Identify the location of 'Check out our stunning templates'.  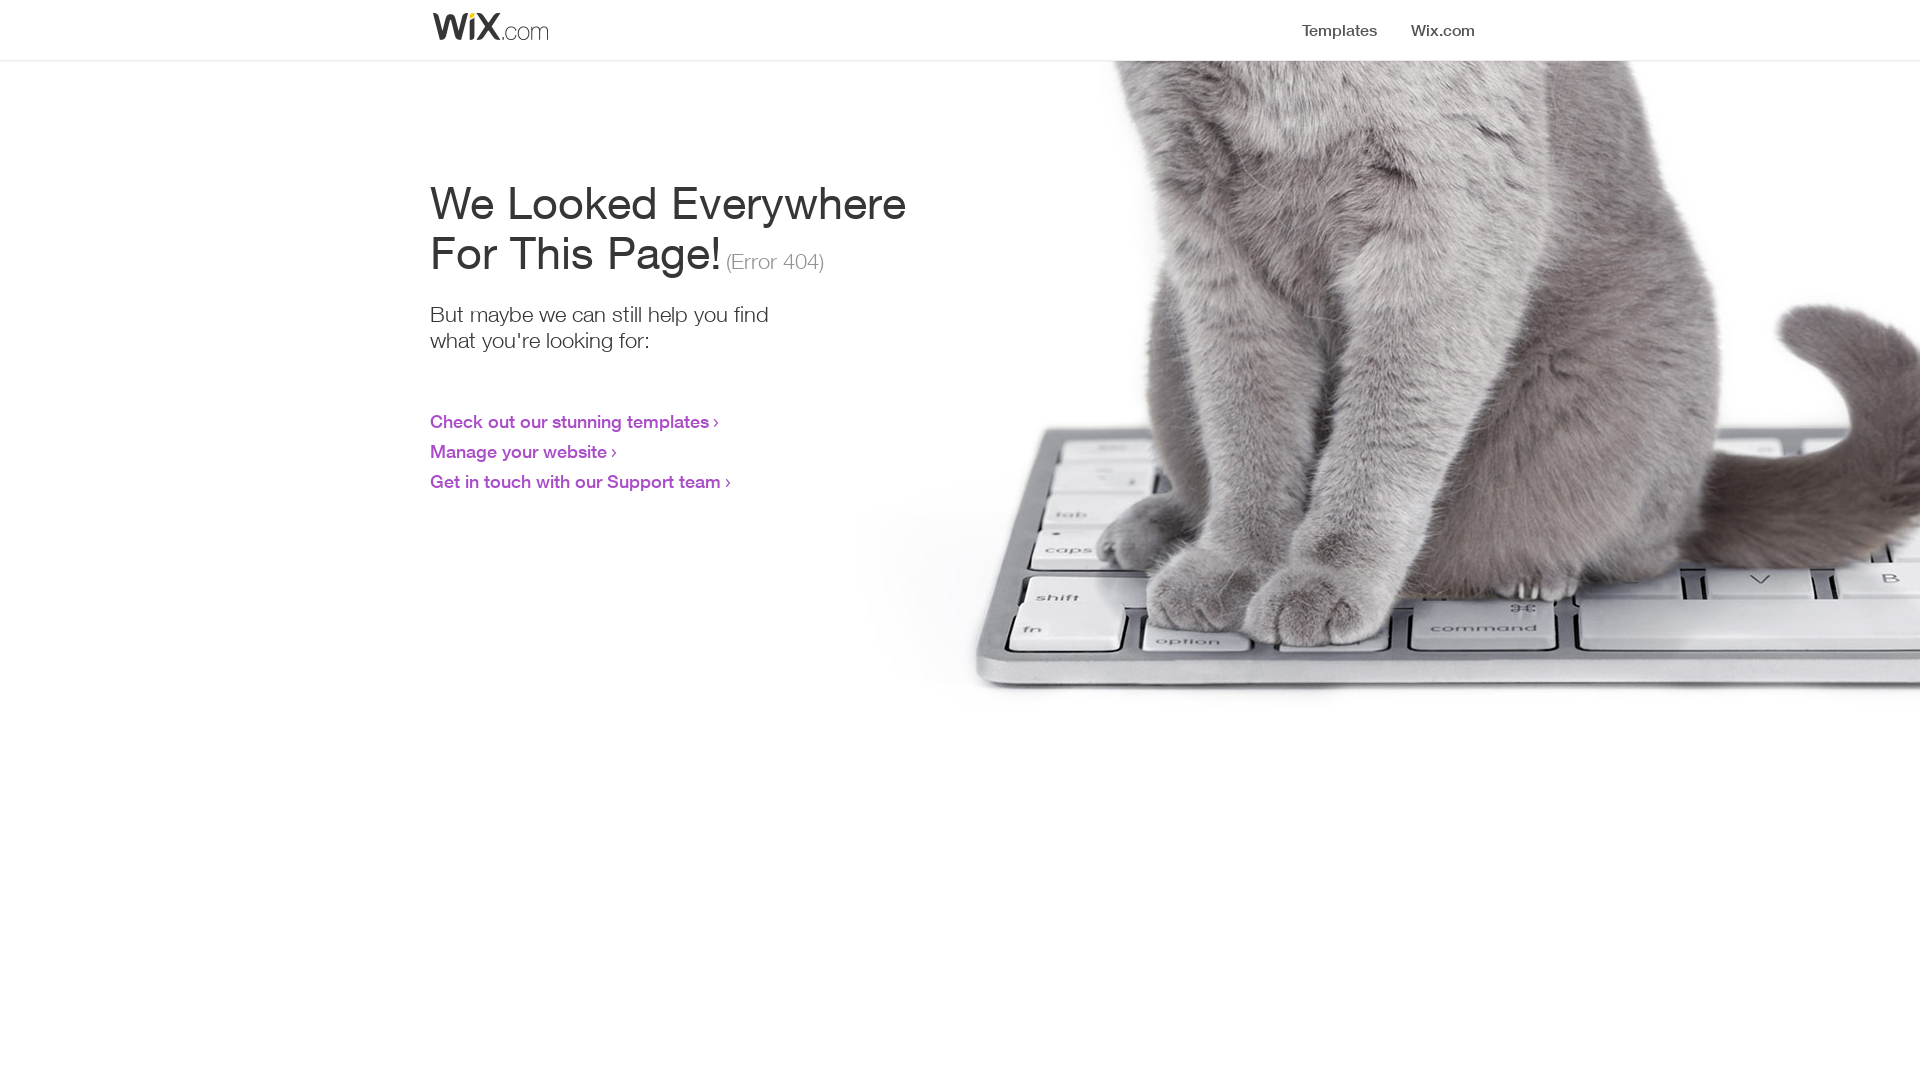
(568, 419).